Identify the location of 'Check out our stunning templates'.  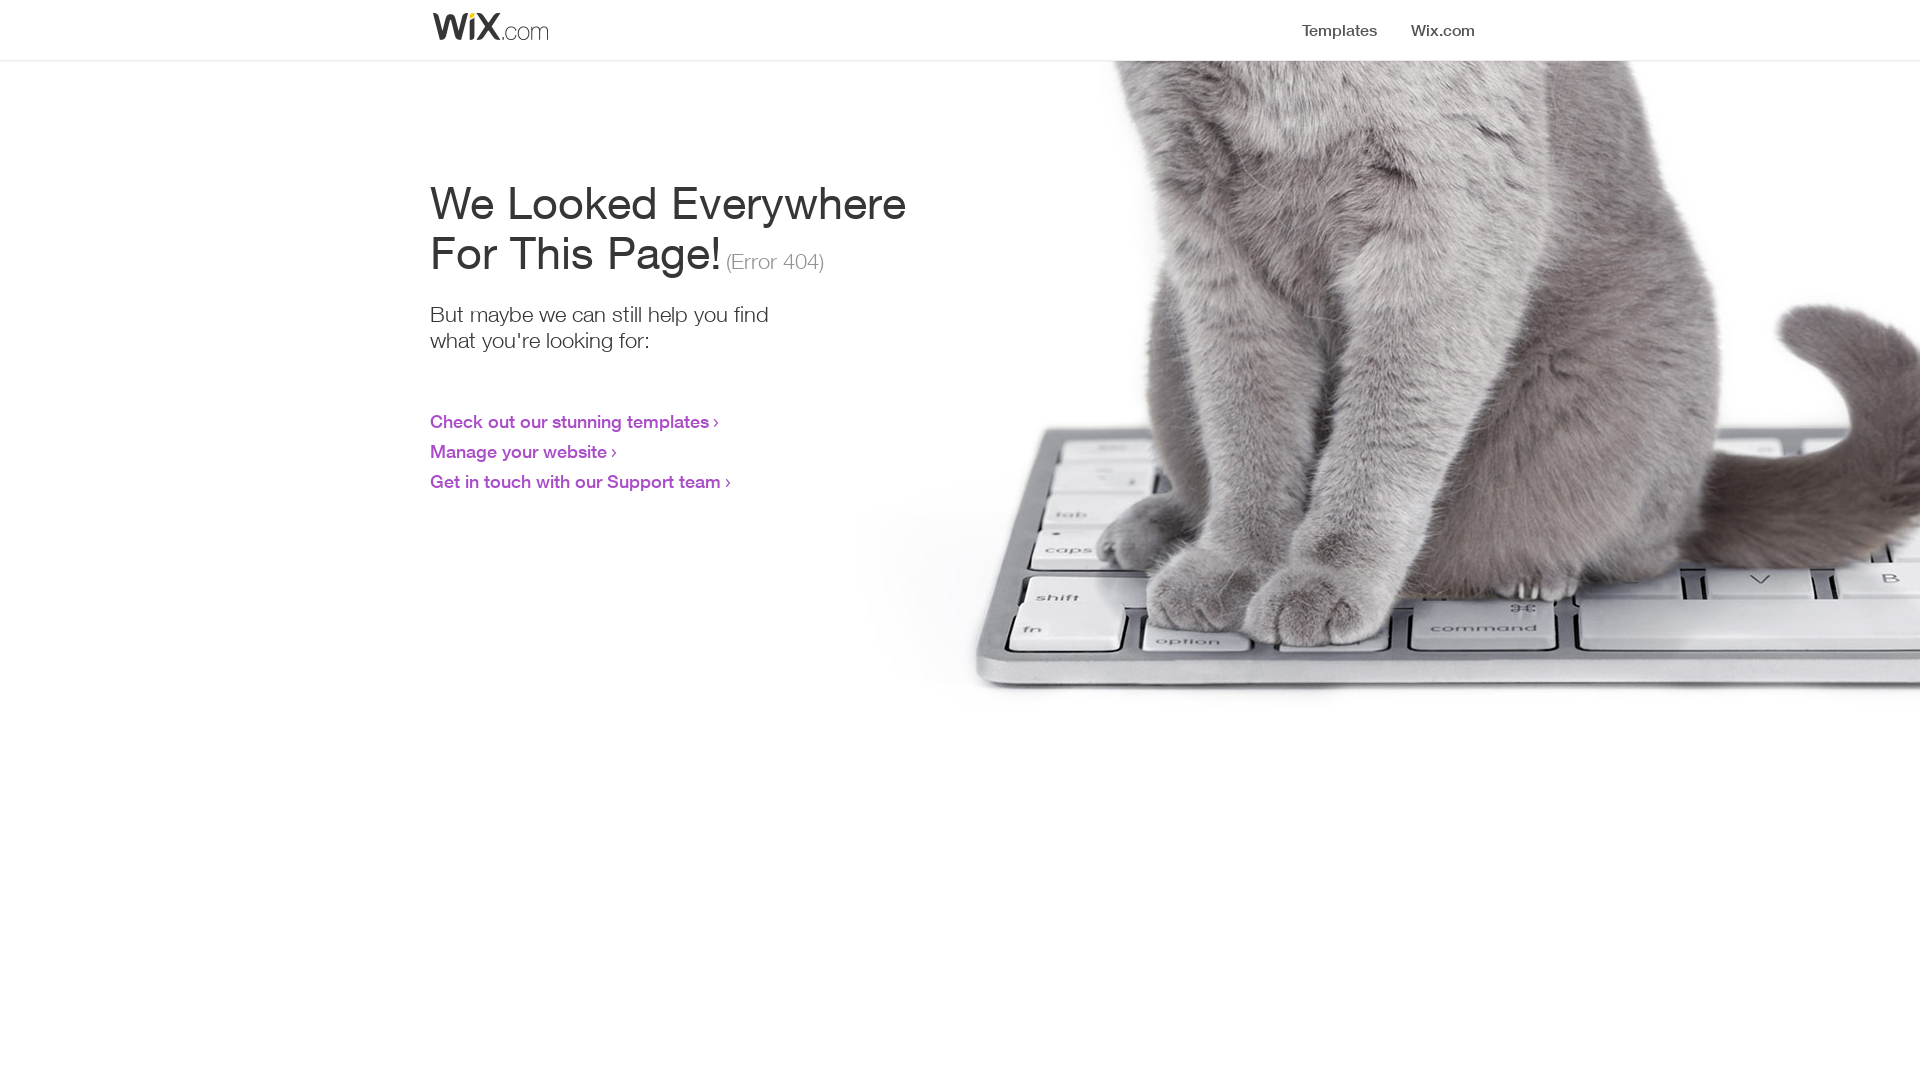
(568, 419).